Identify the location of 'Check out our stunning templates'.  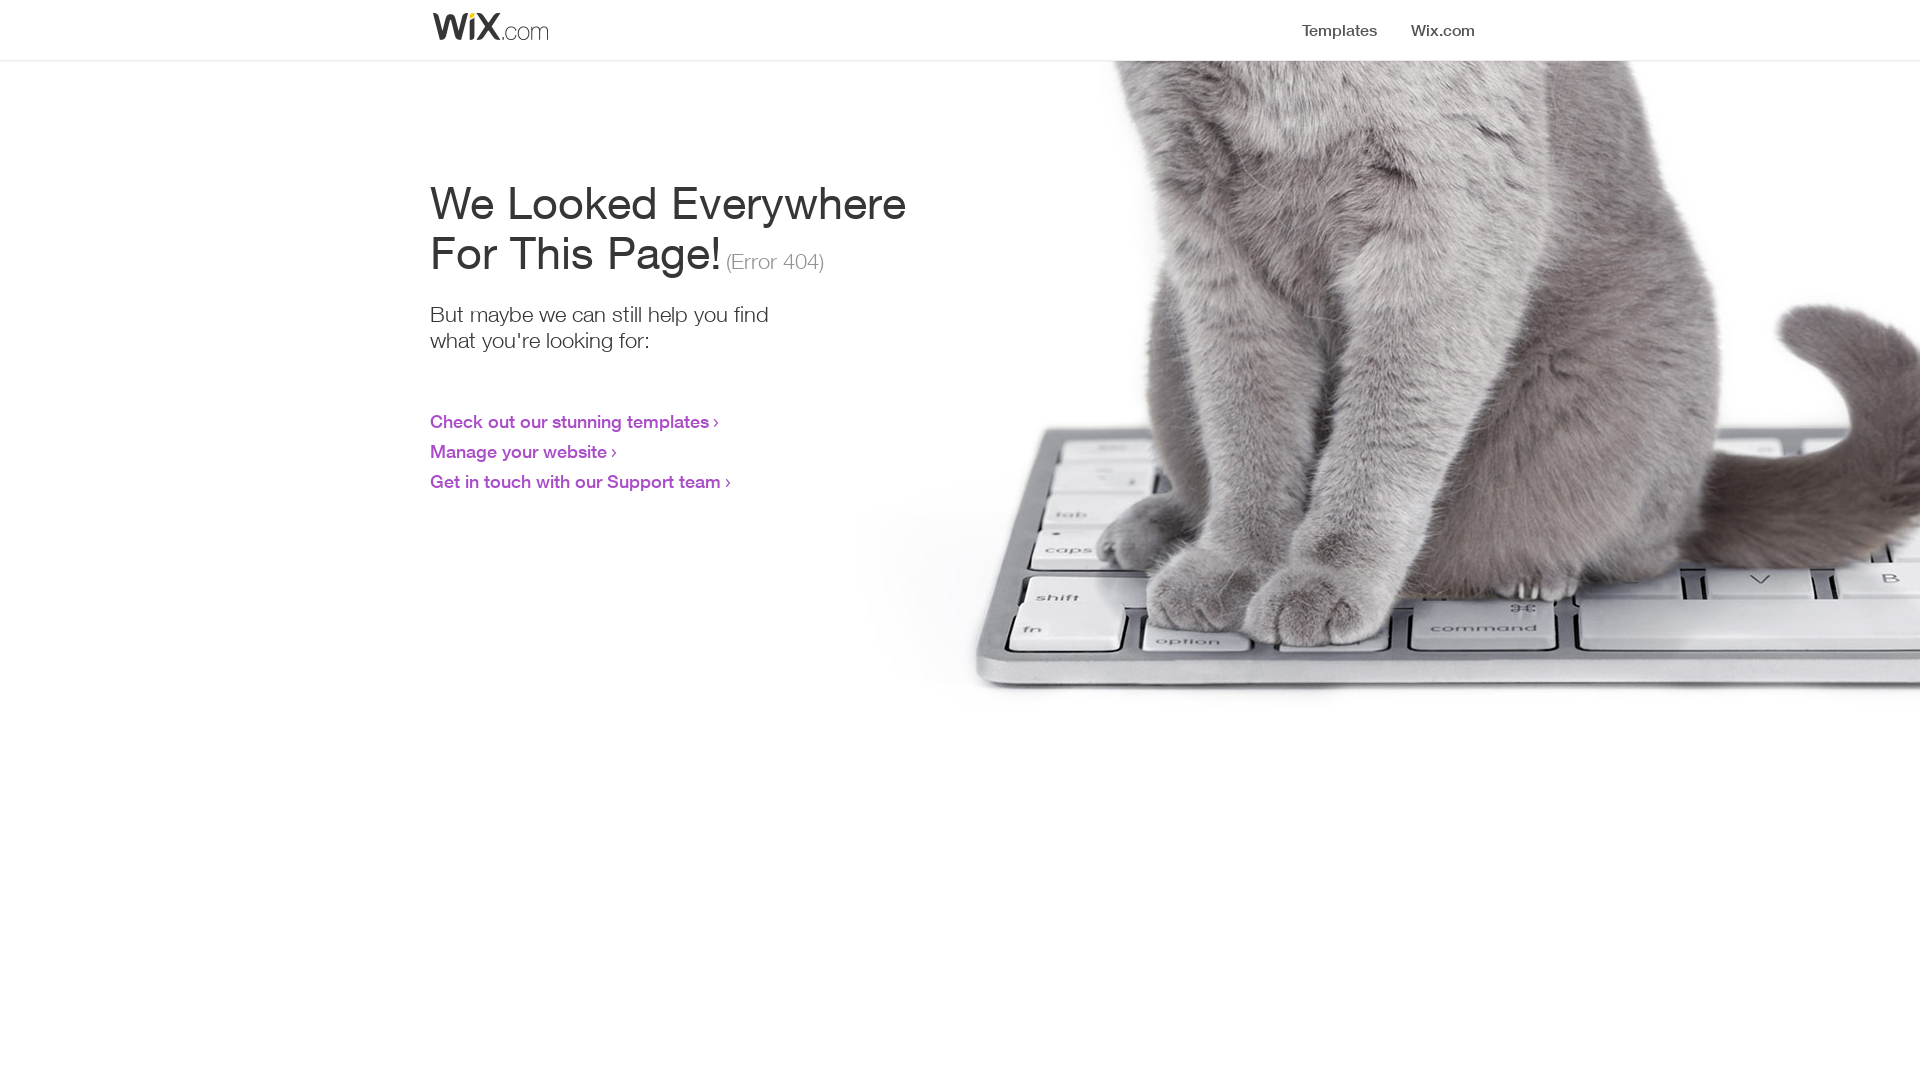
(568, 419).